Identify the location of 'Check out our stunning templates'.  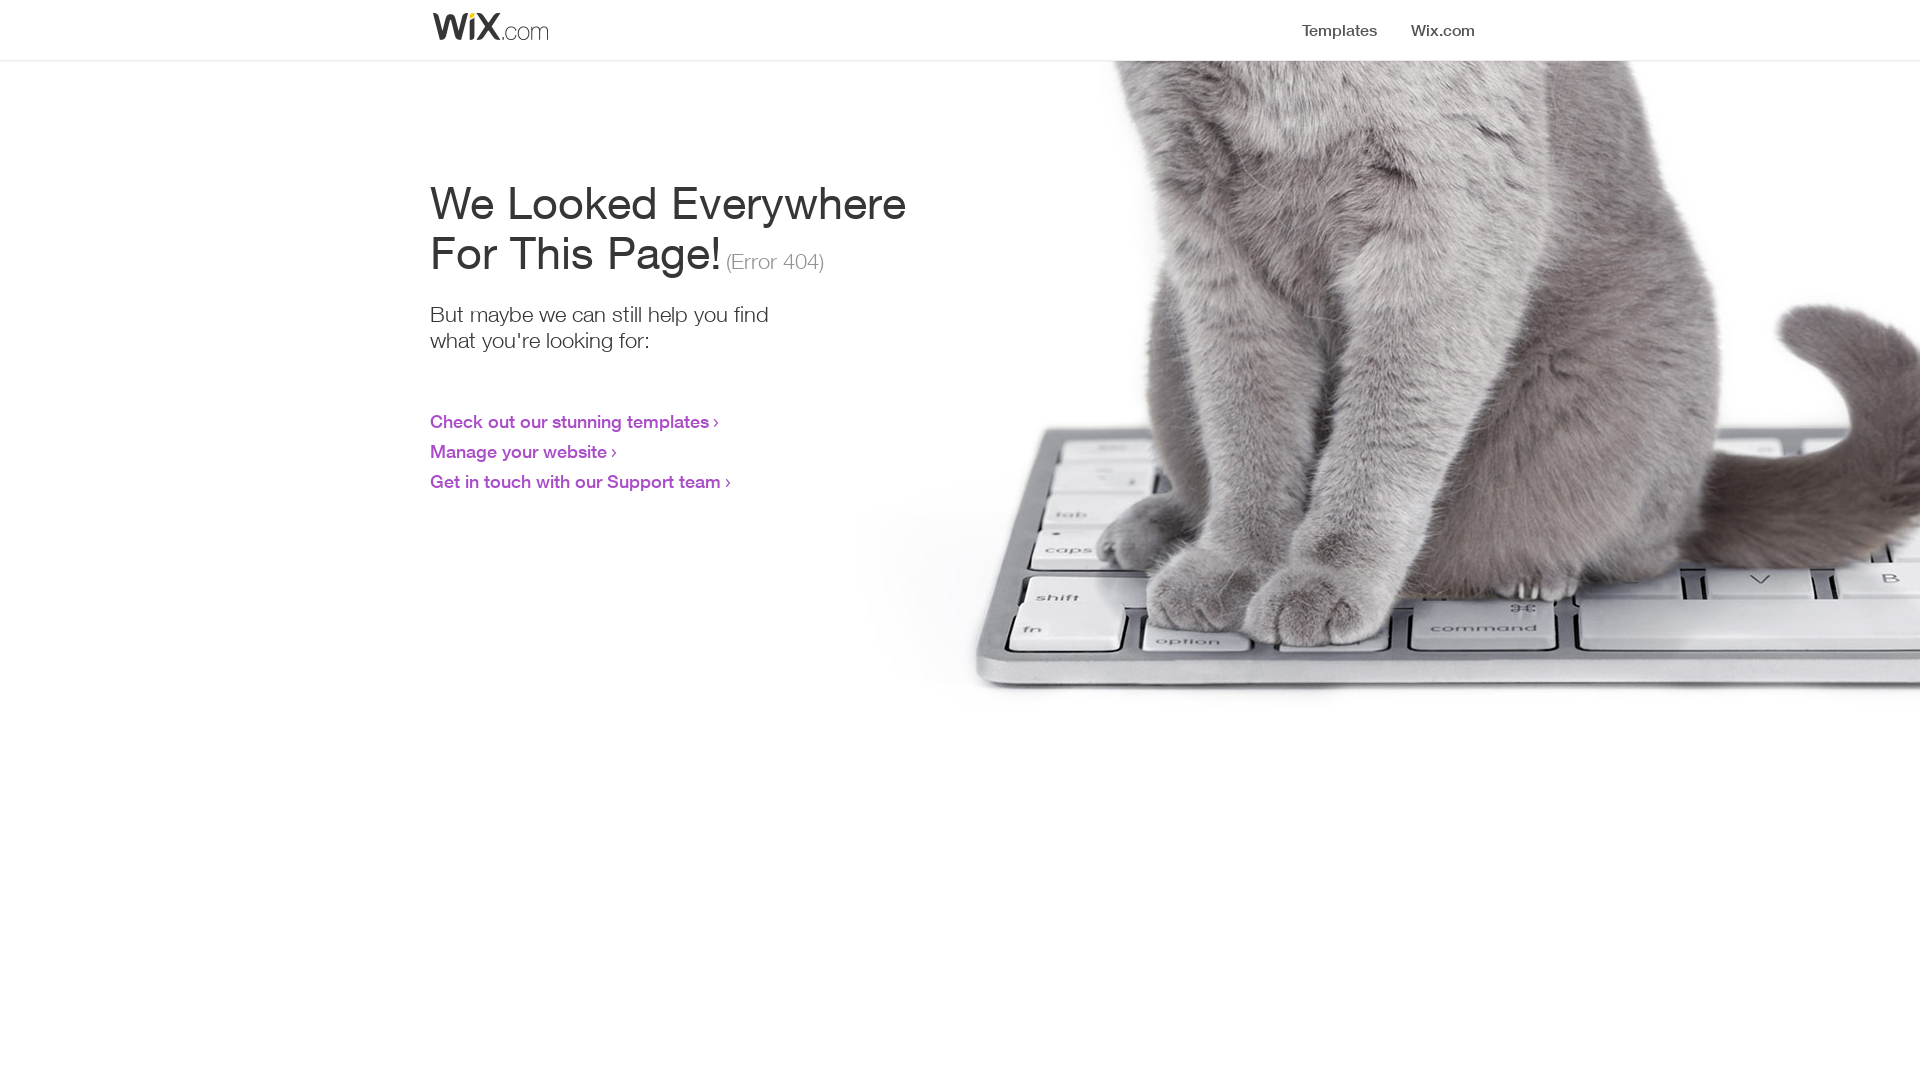
(568, 419).